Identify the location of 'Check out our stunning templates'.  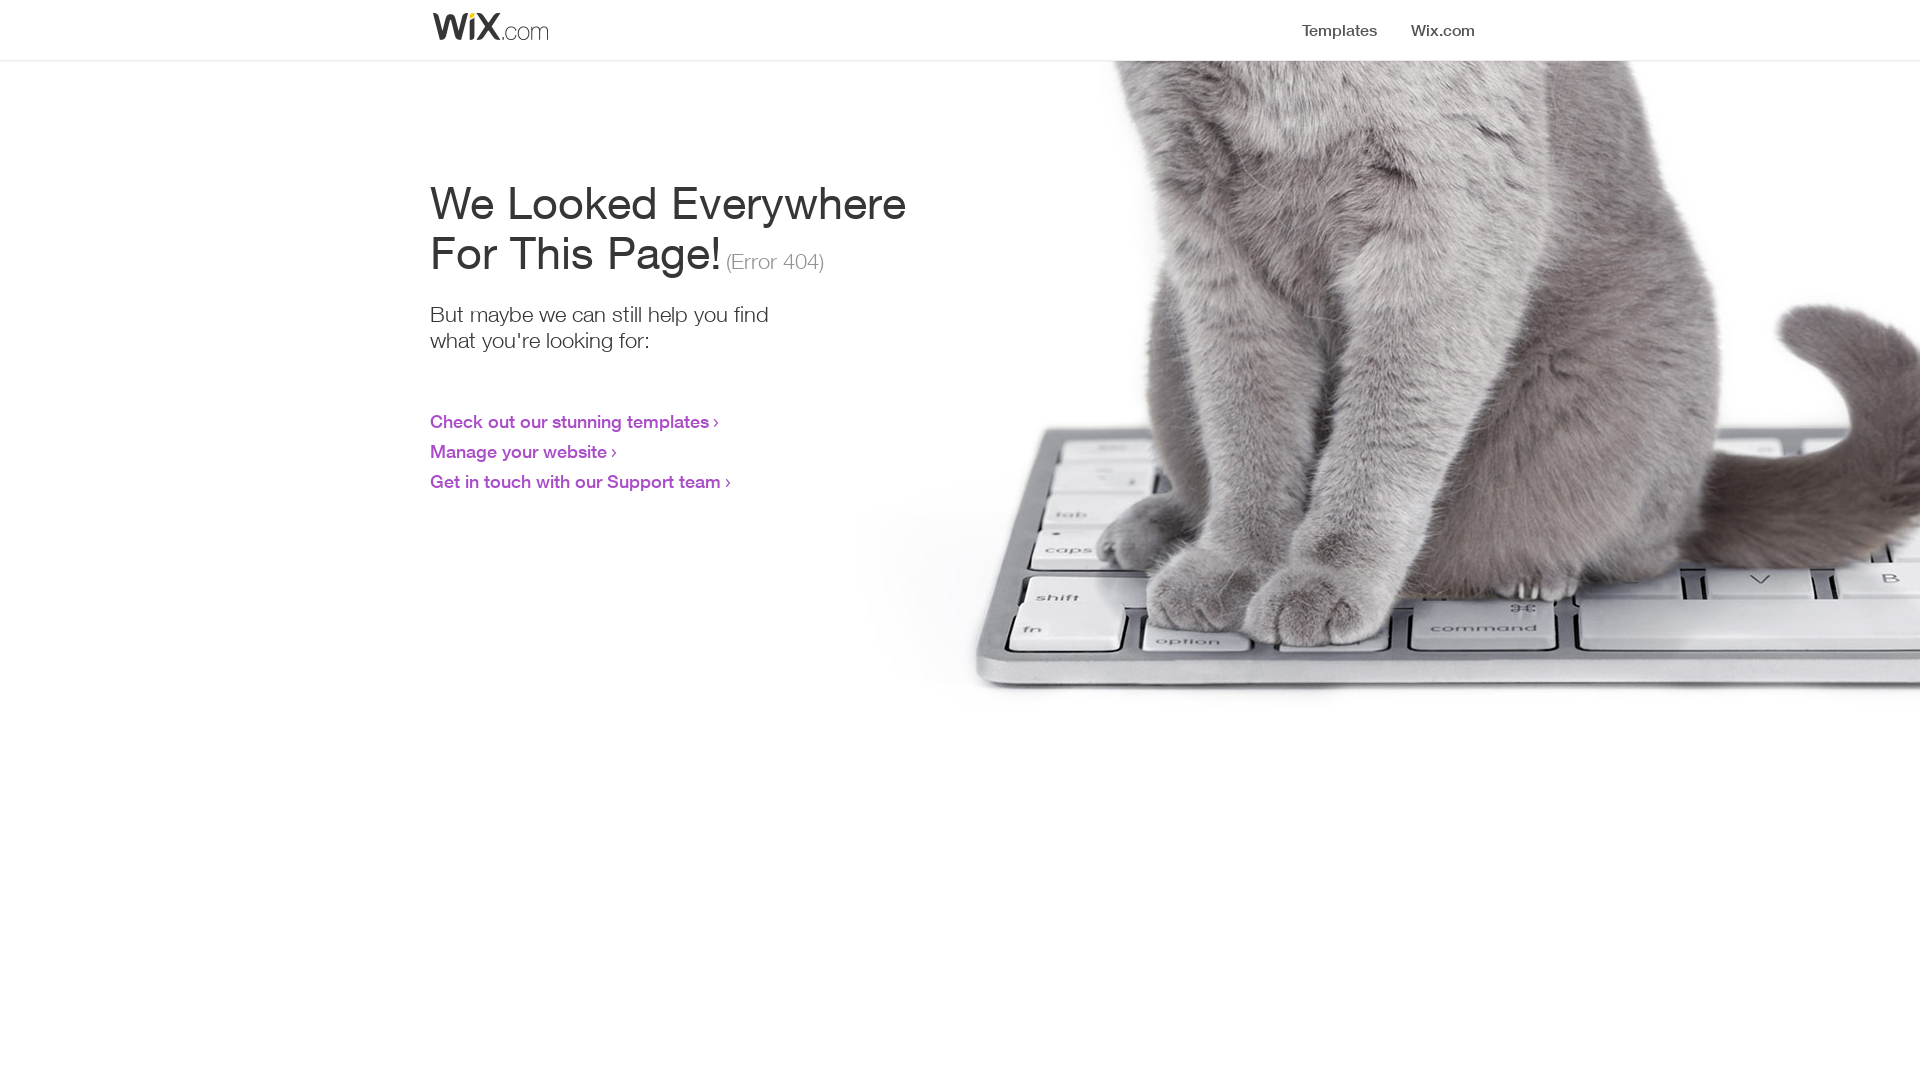
(568, 419).